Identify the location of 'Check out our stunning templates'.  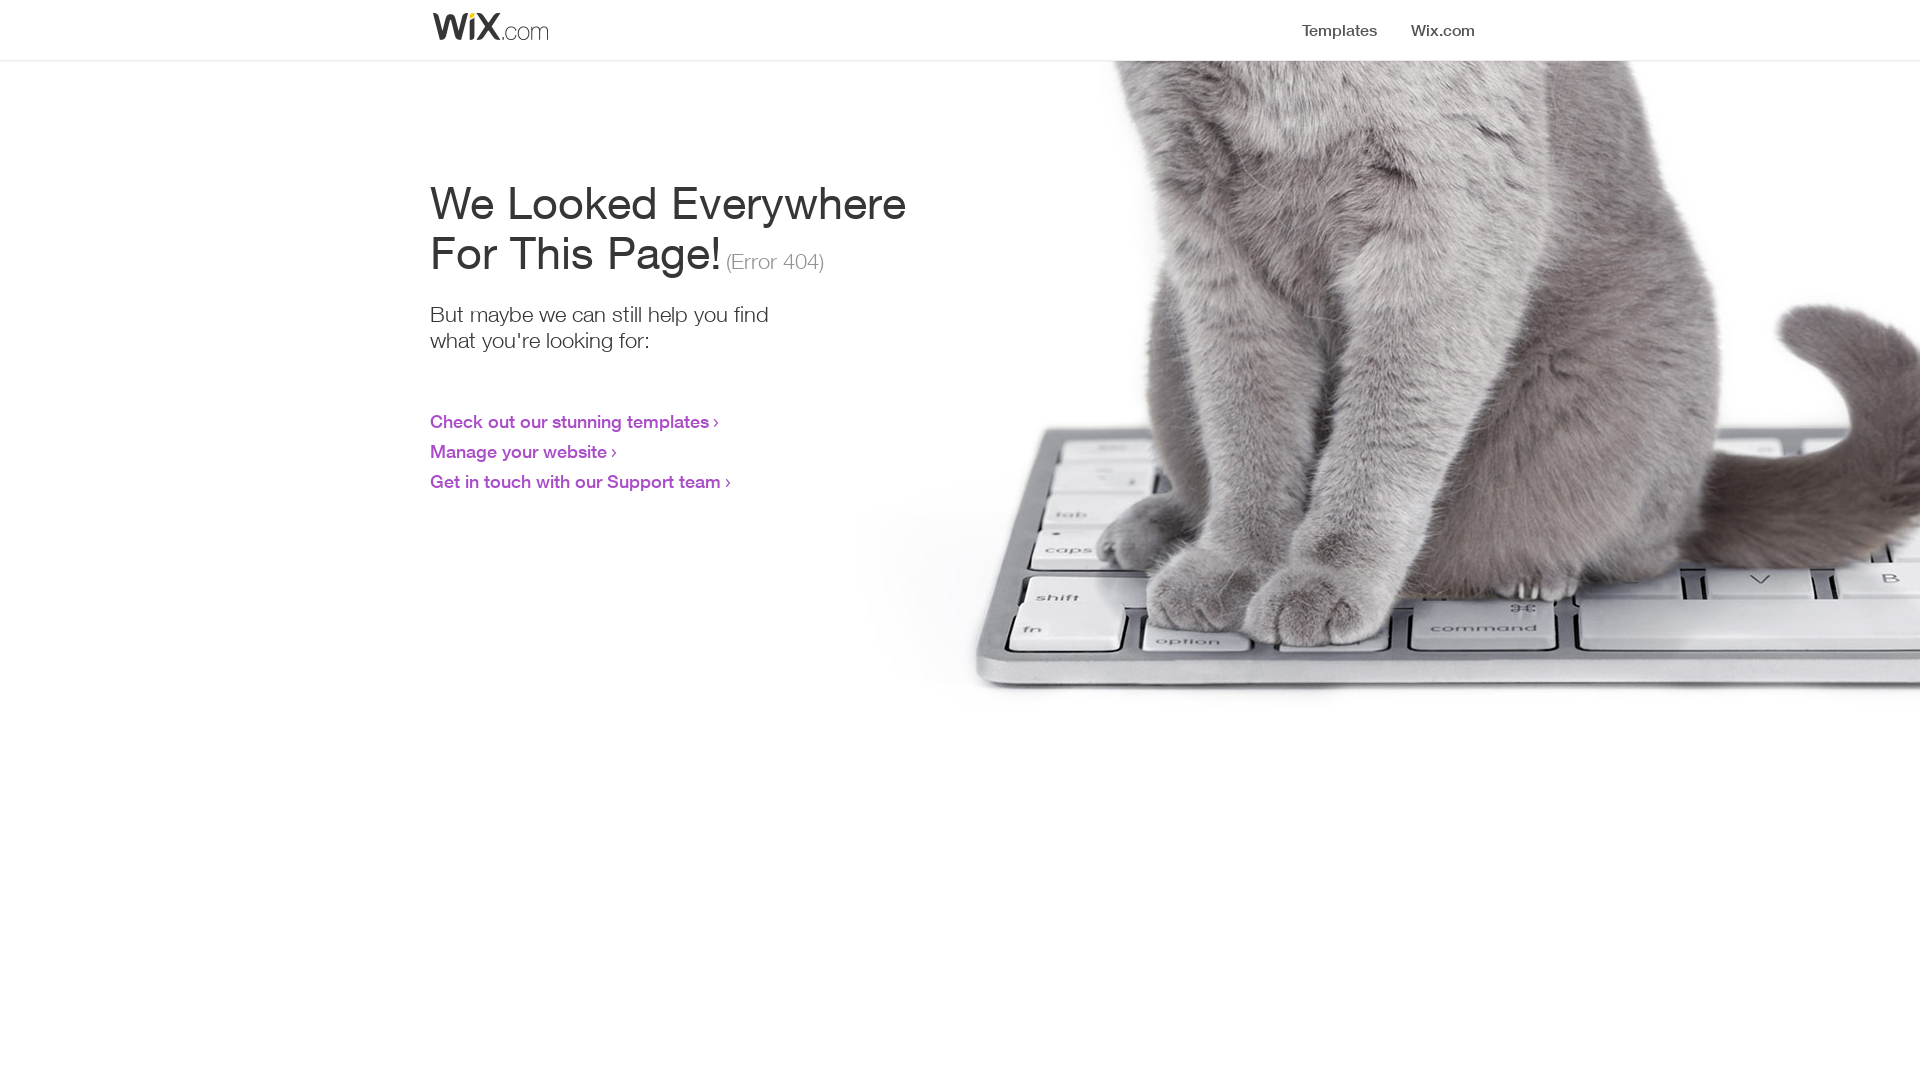
(568, 419).